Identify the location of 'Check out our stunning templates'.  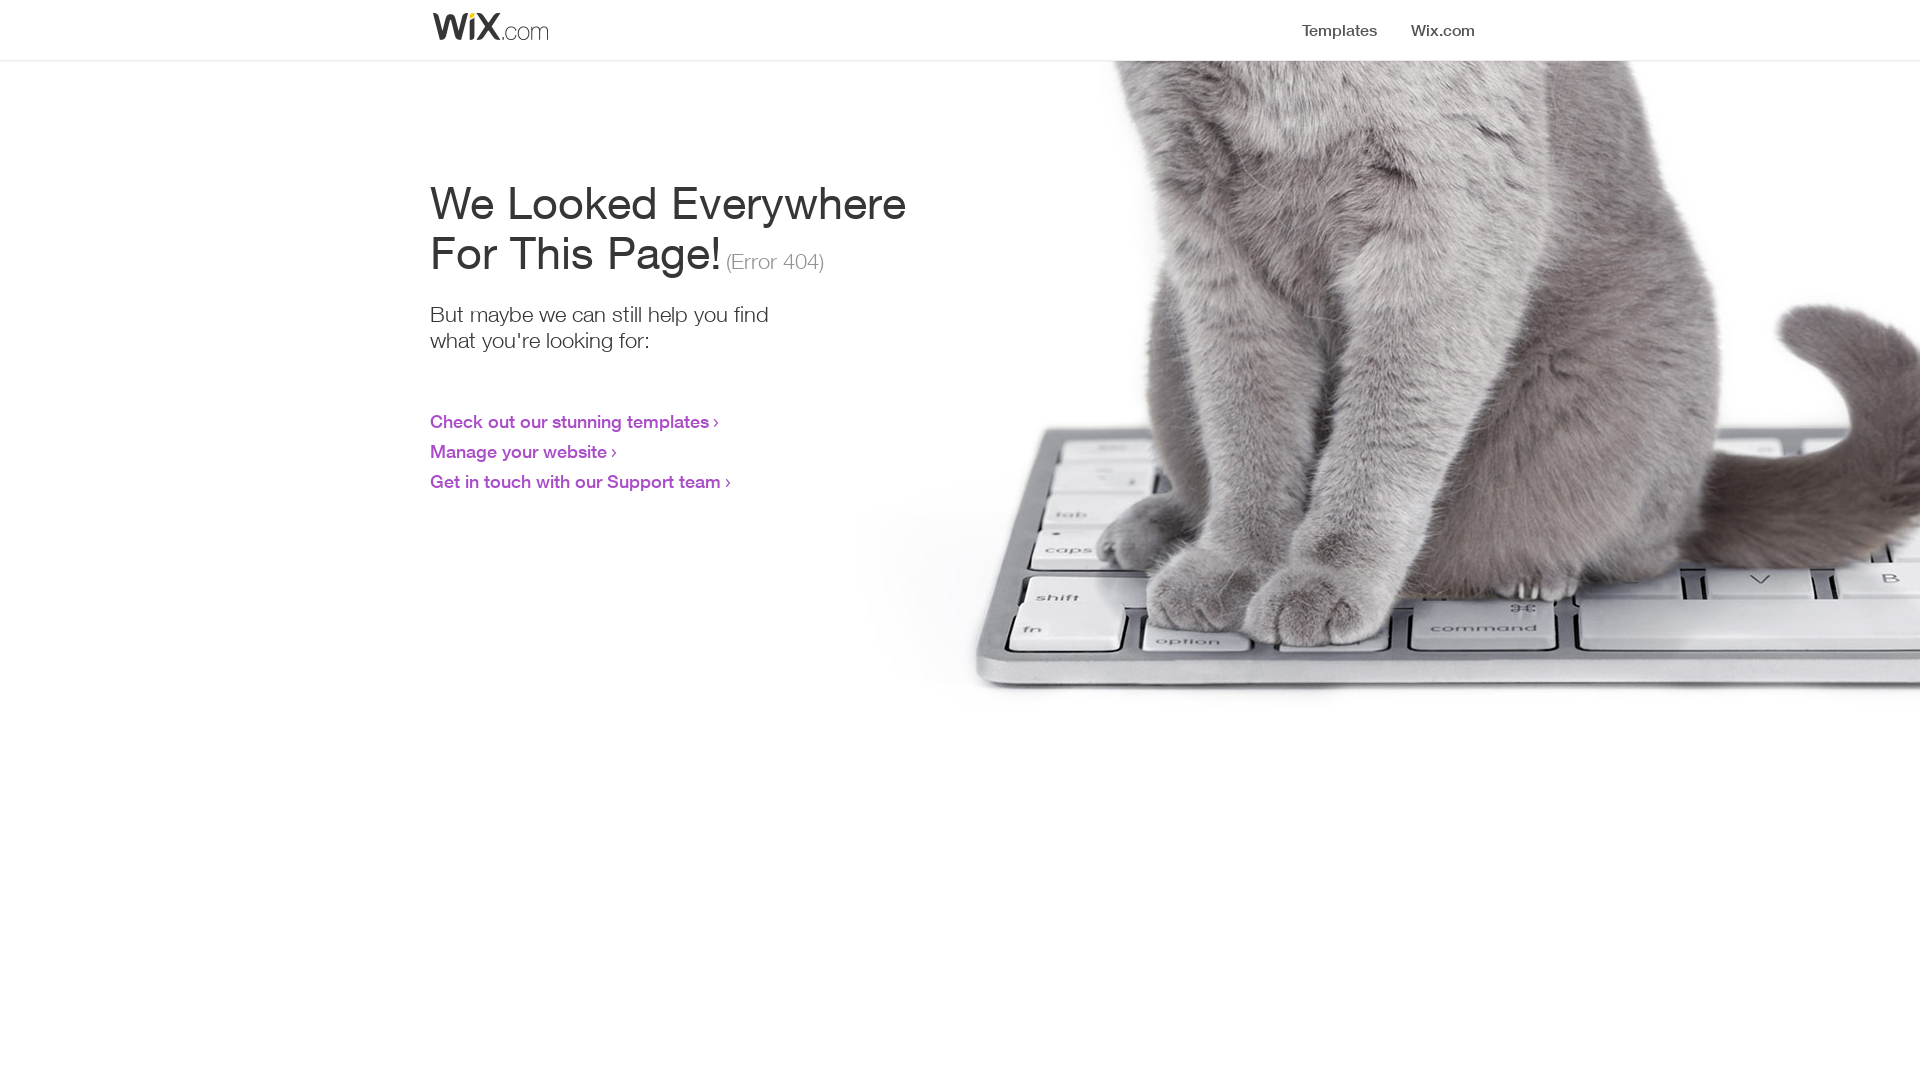
(568, 419).